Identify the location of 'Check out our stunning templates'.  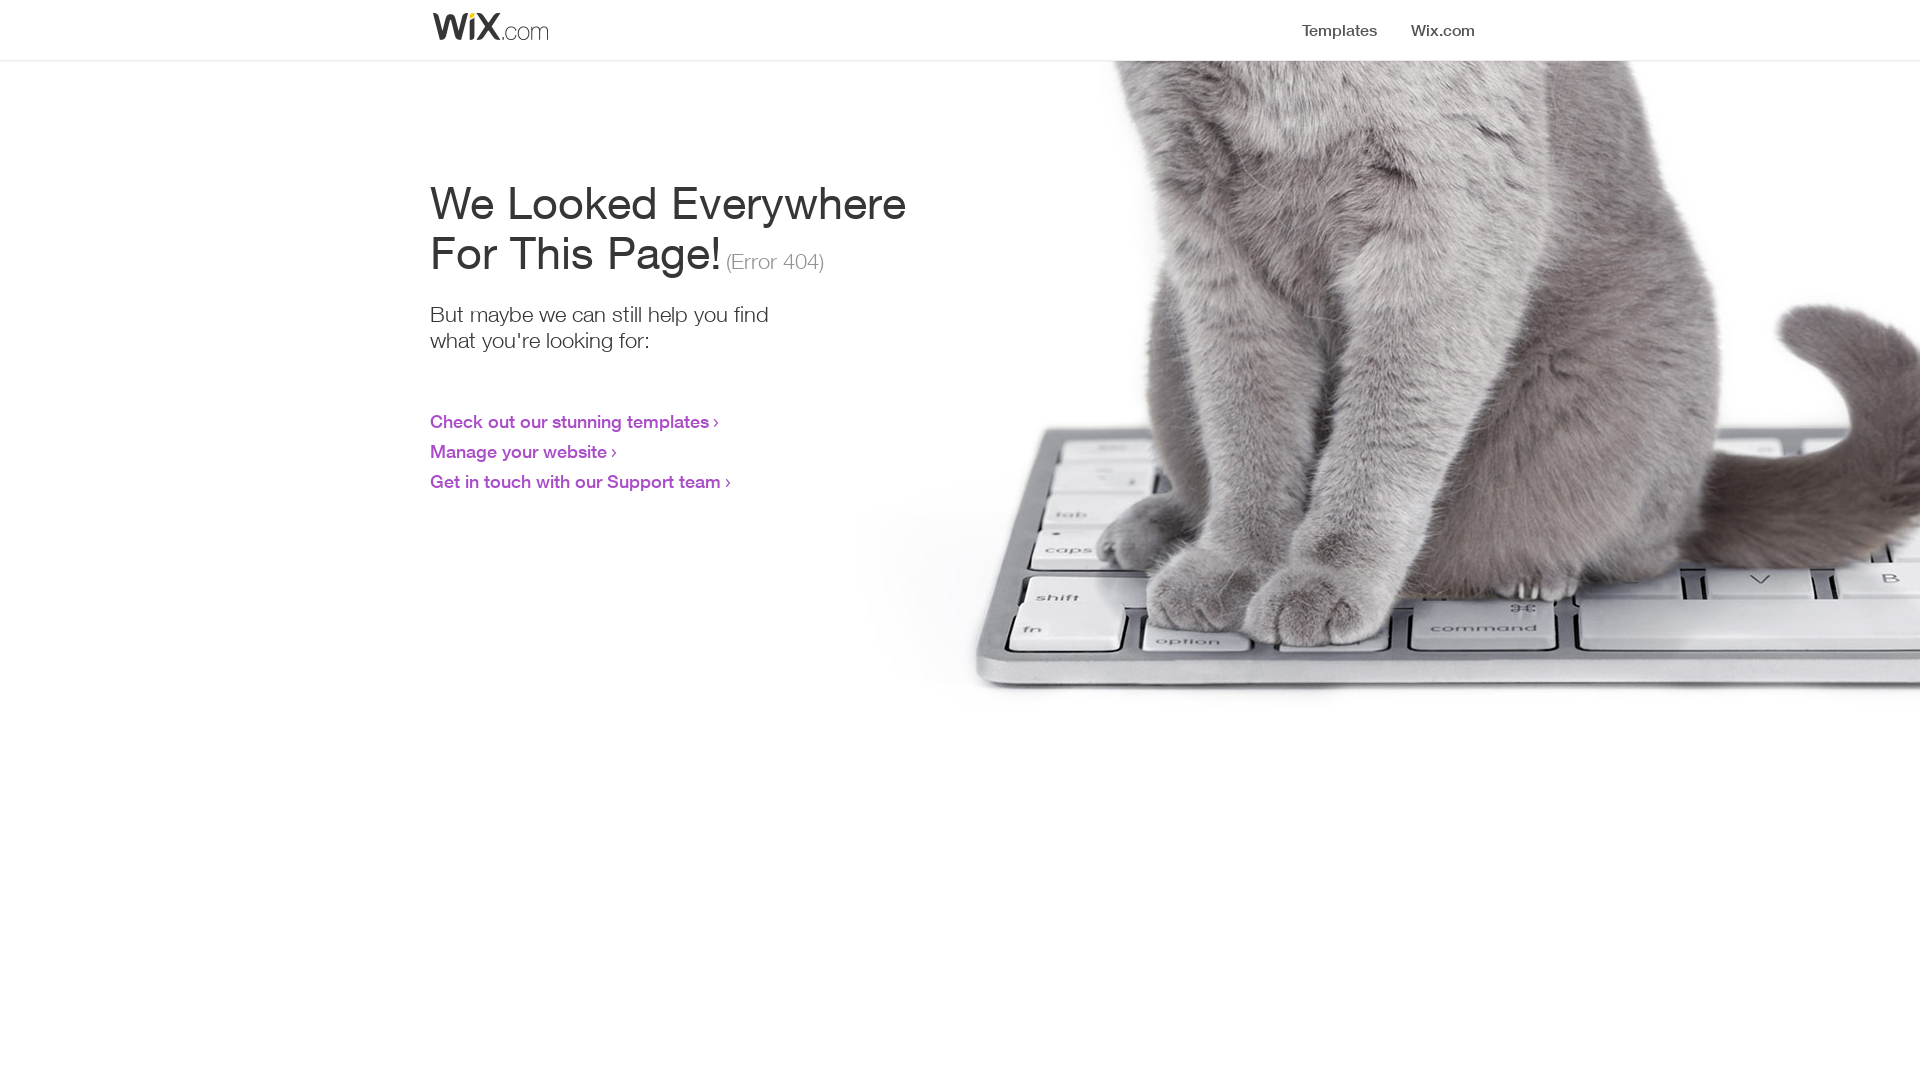
(568, 419).